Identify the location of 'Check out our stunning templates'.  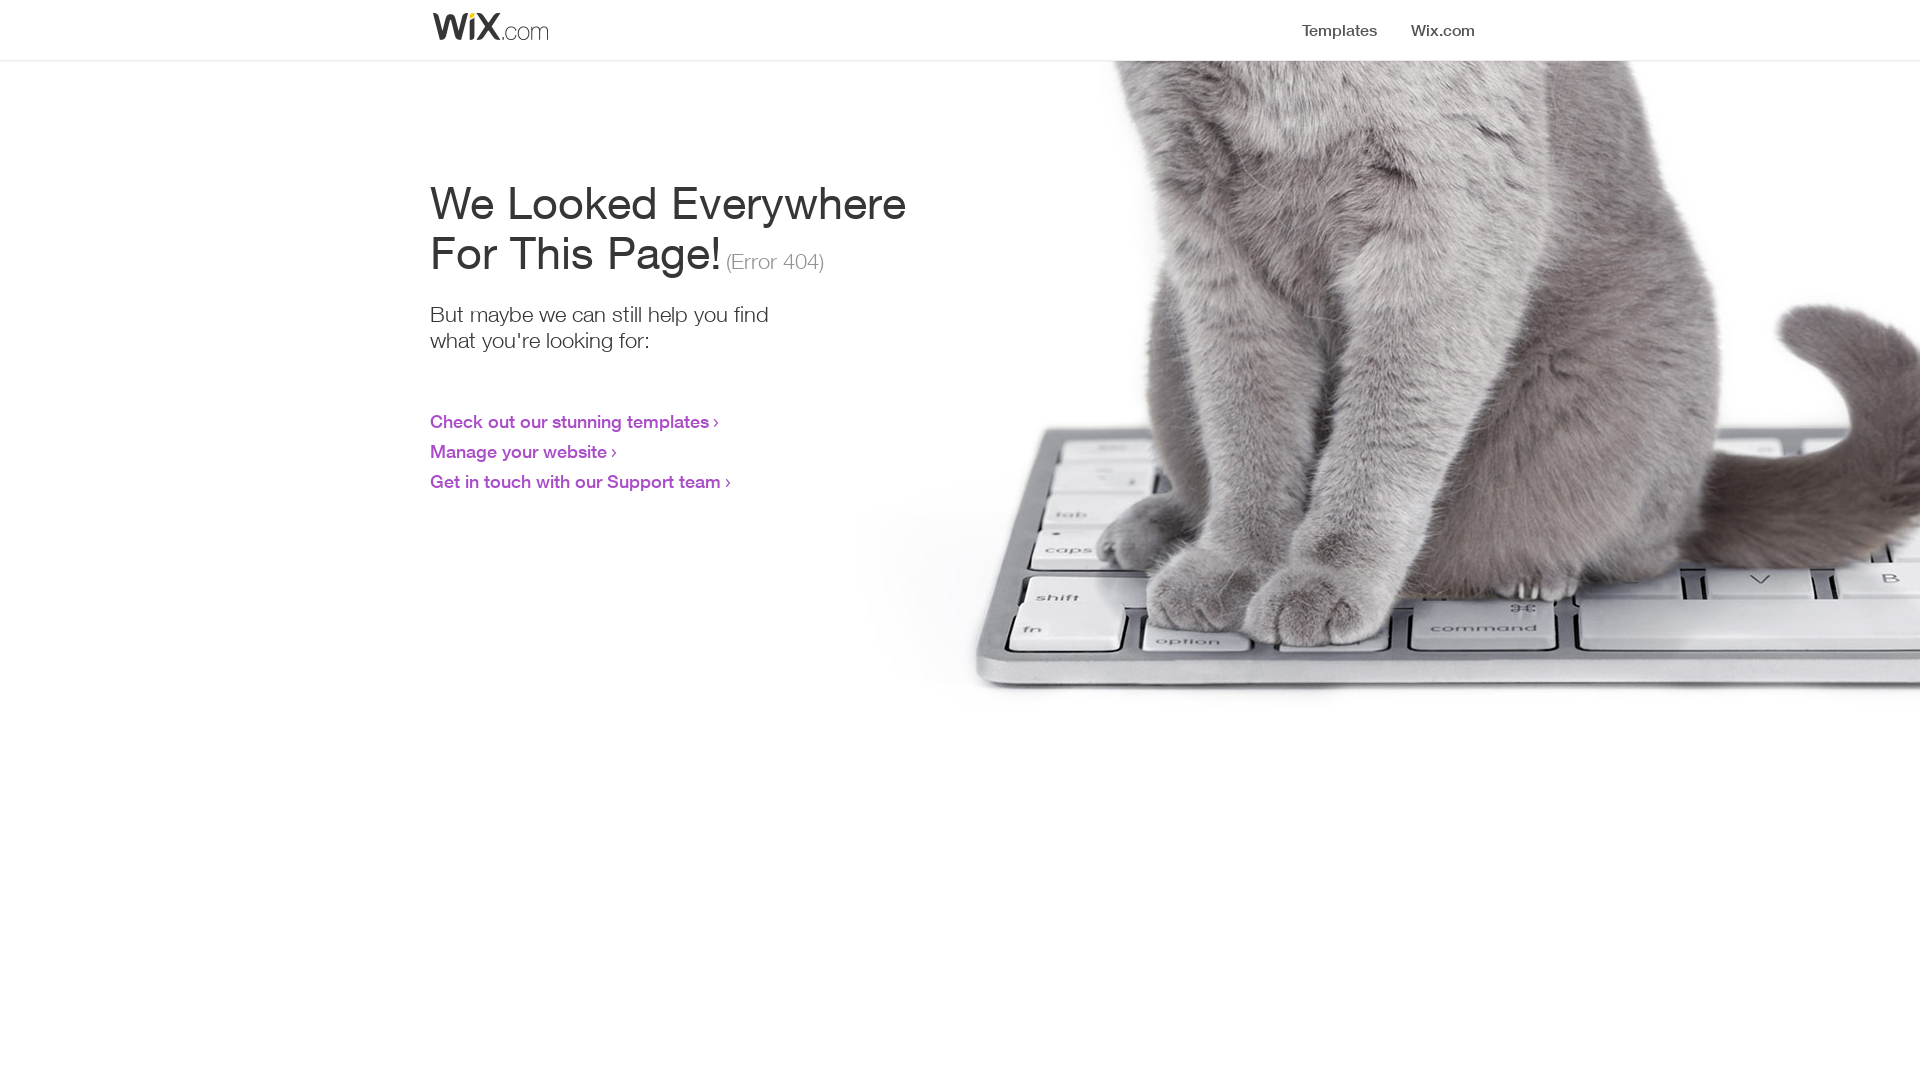
(568, 419).